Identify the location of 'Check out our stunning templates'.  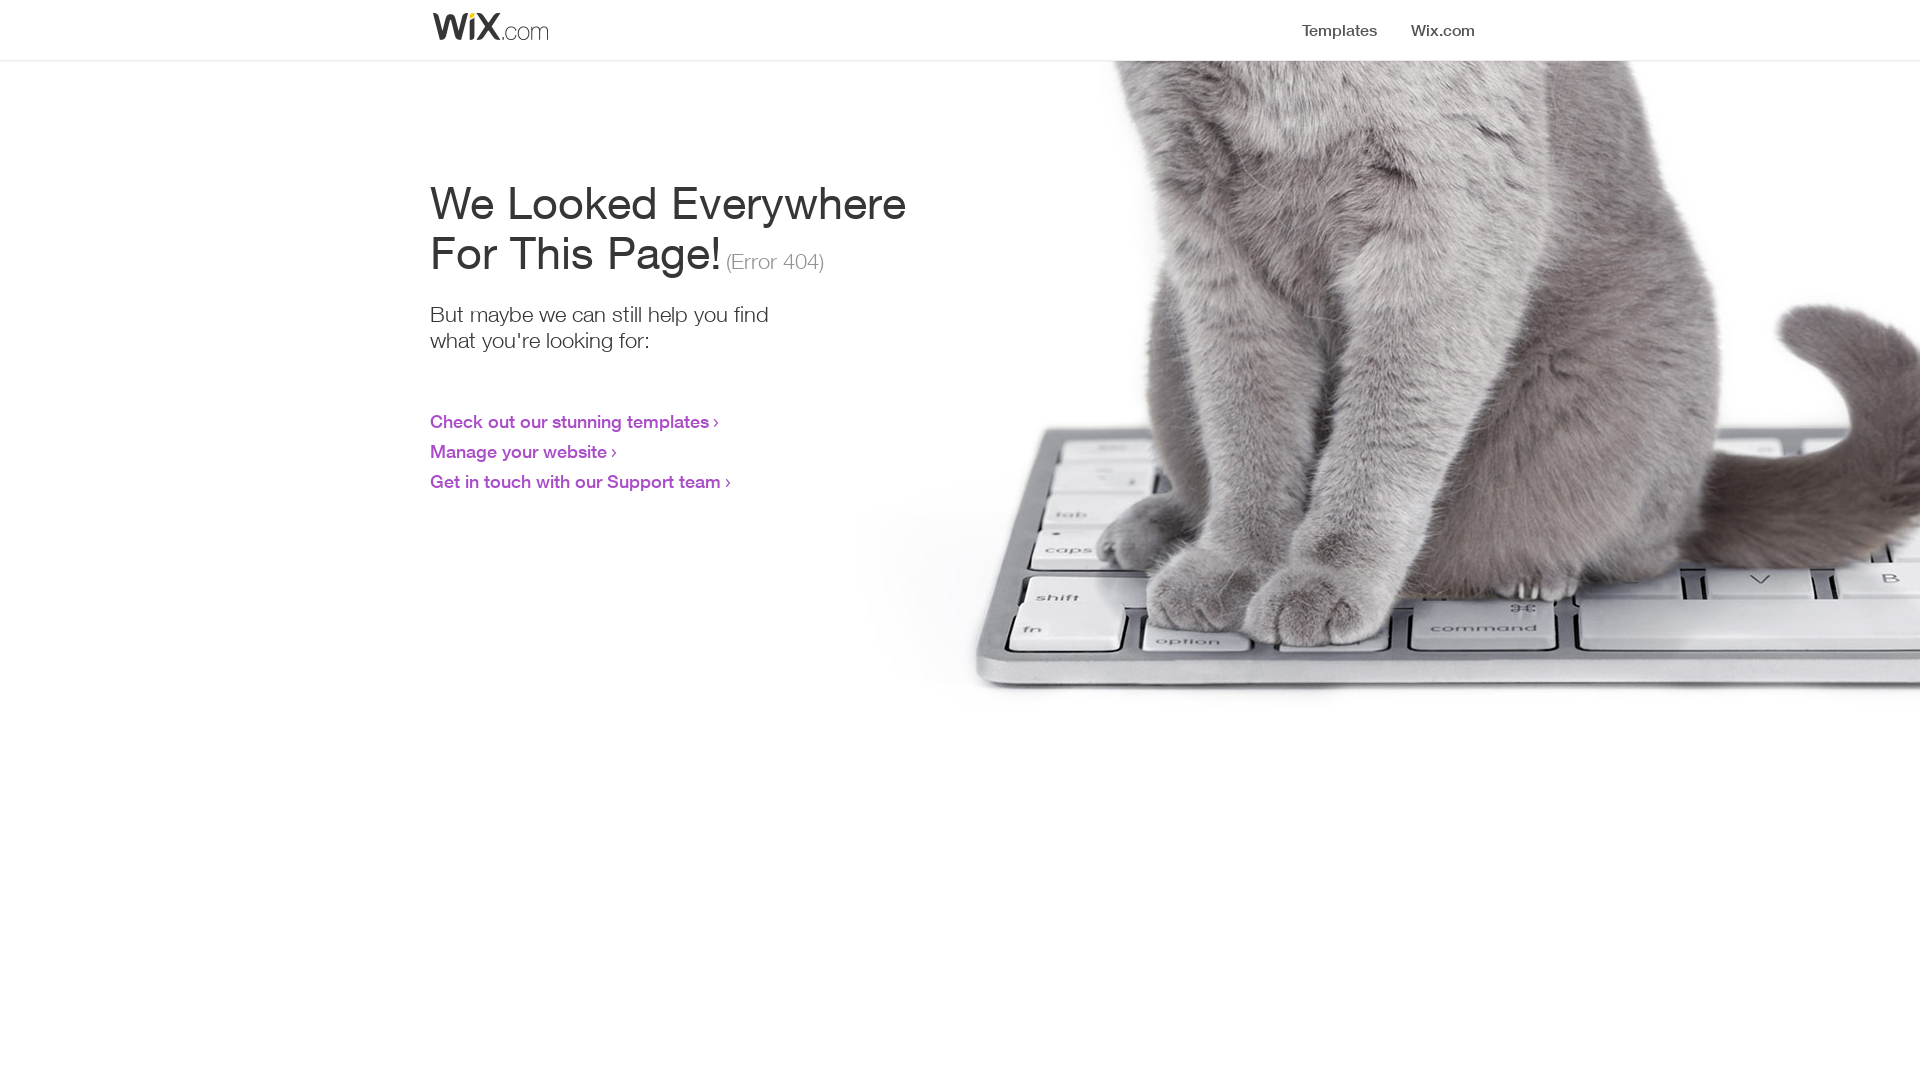
(568, 419).